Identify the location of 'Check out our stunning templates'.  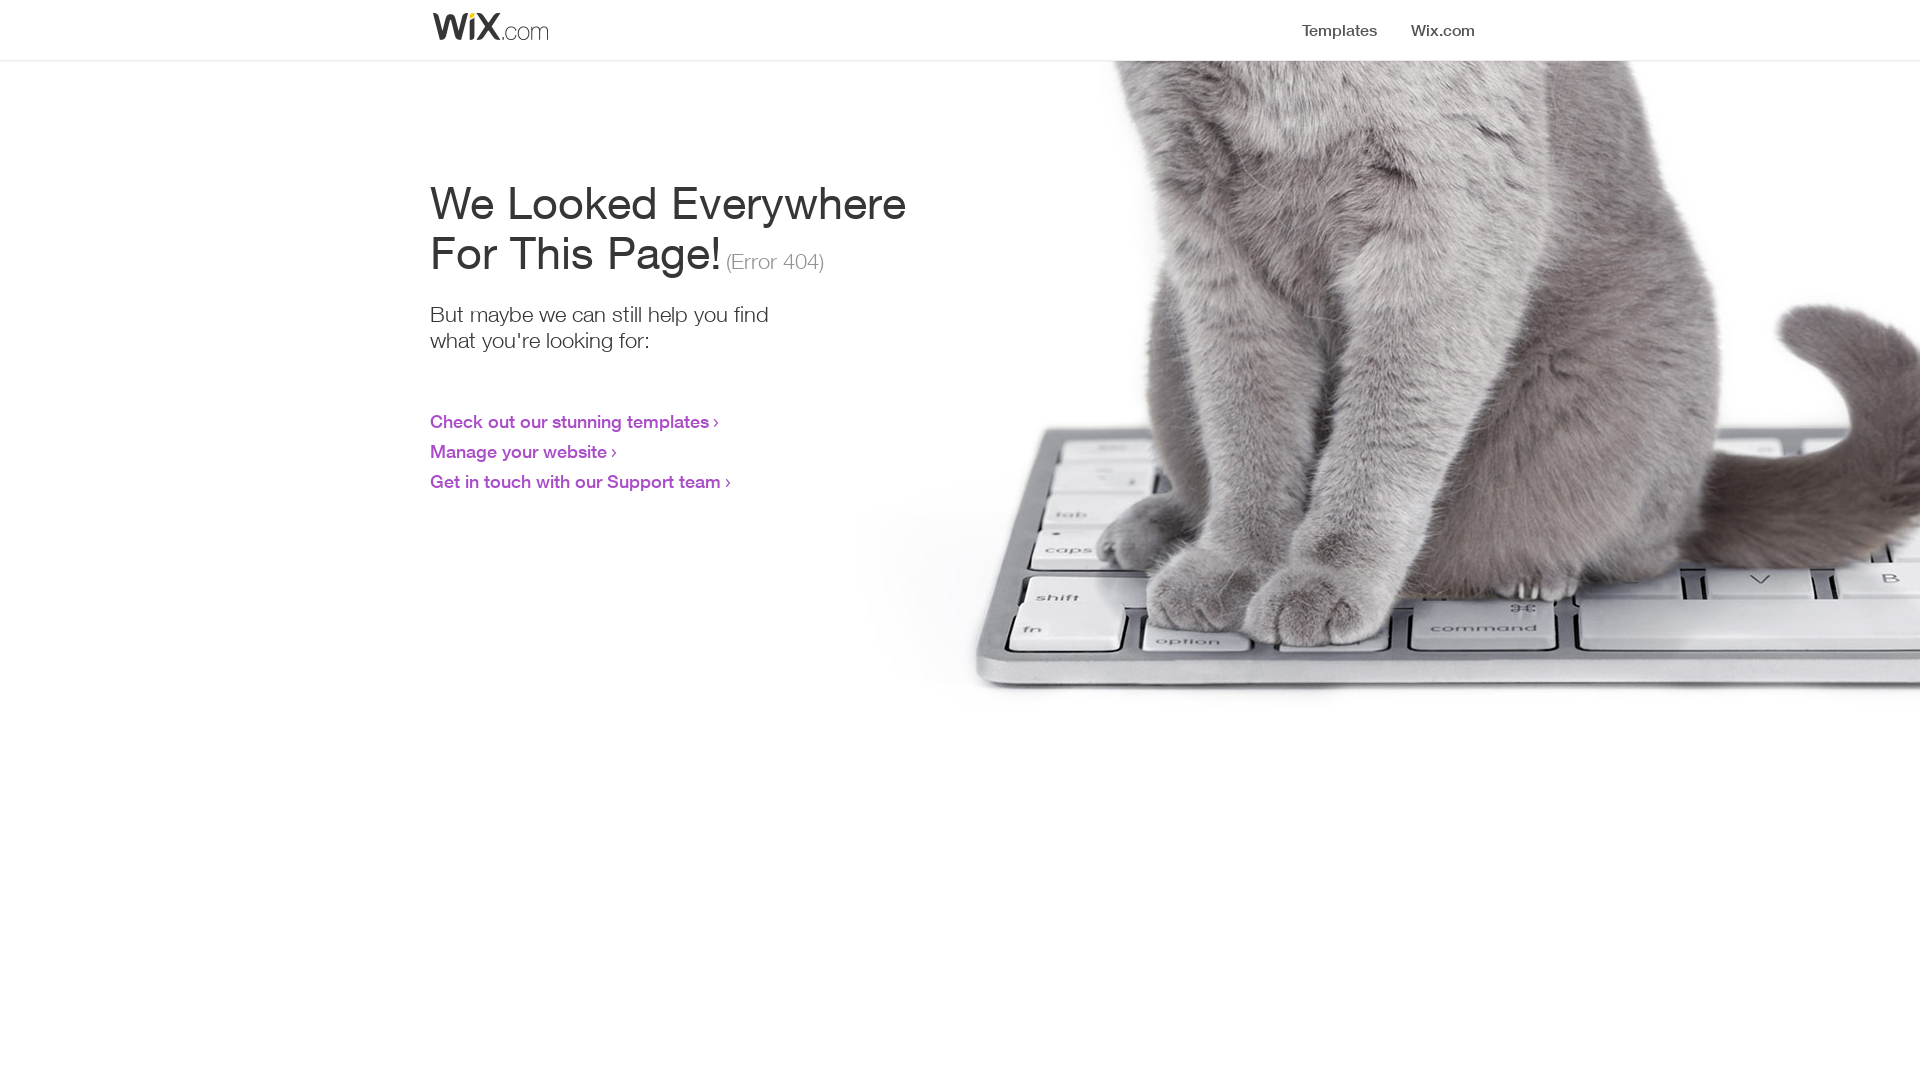
(568, 419).